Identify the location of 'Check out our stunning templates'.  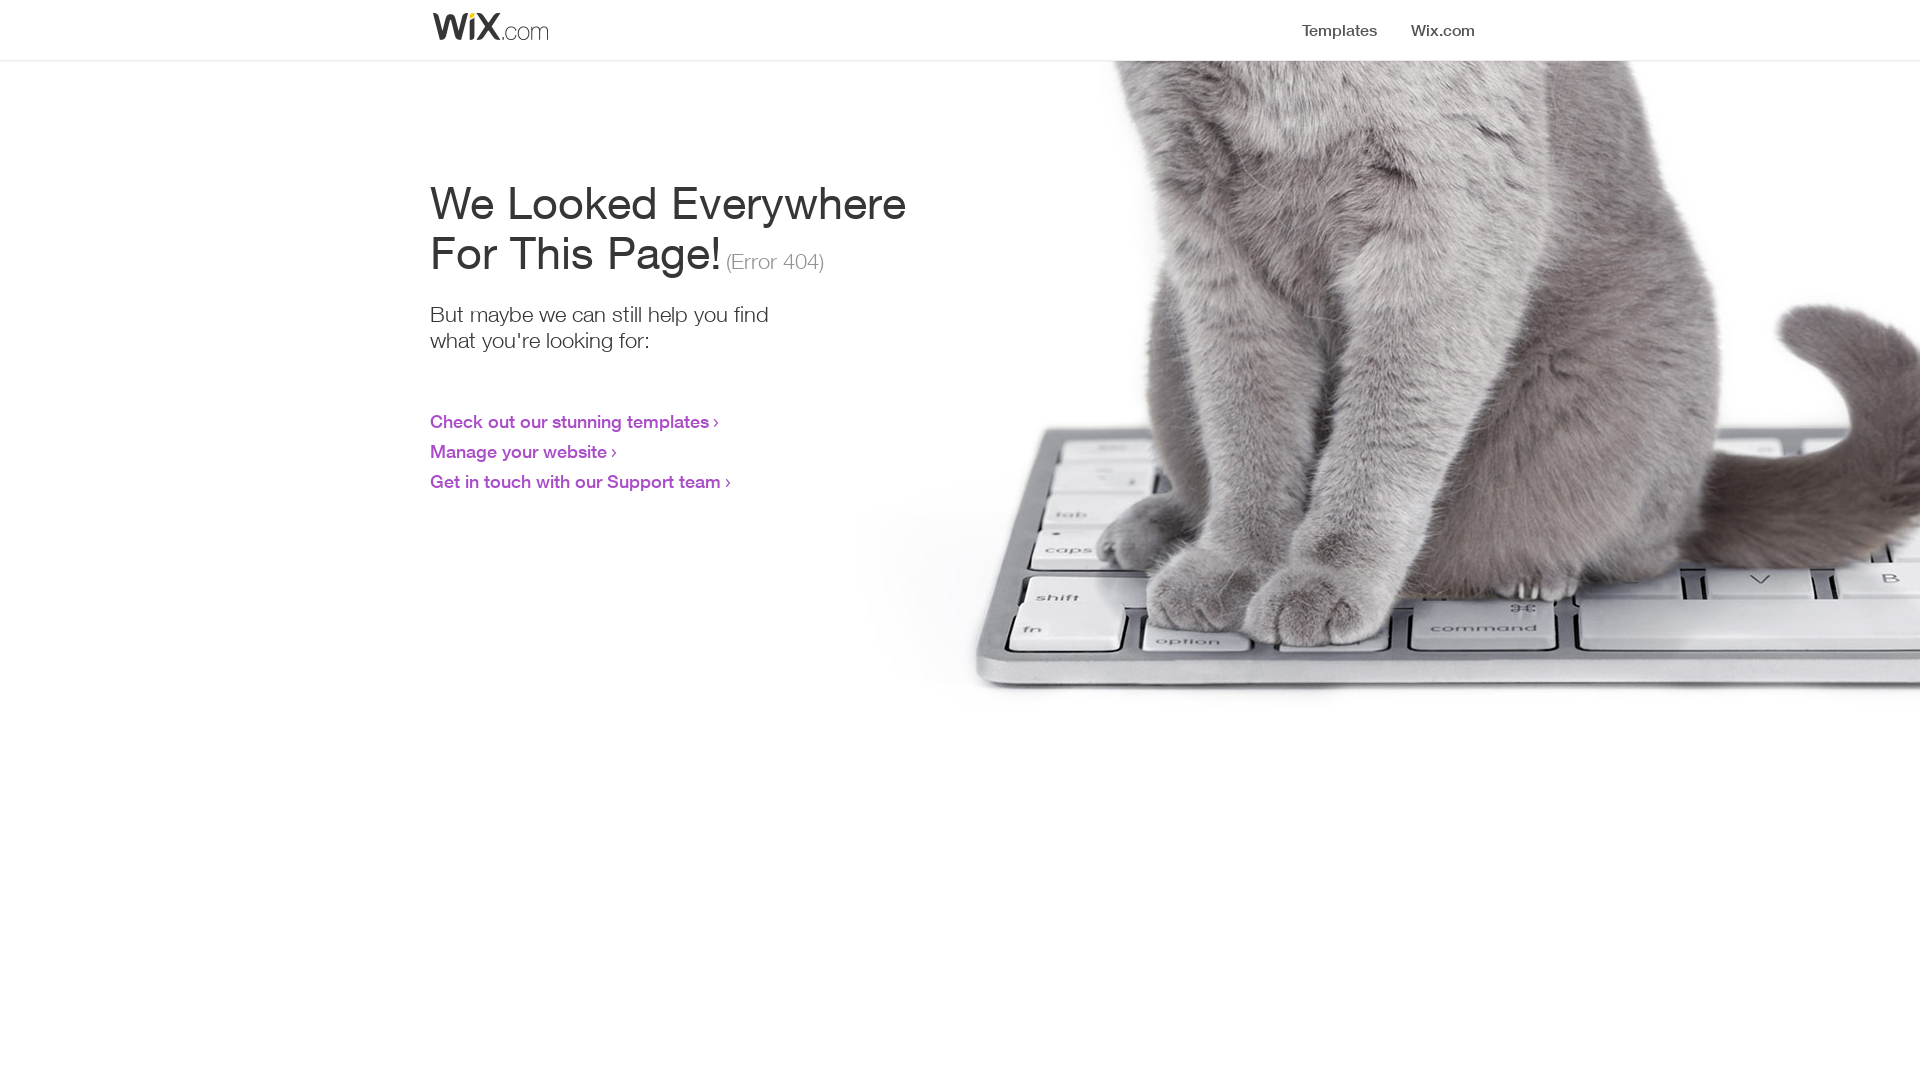
(568, 419).